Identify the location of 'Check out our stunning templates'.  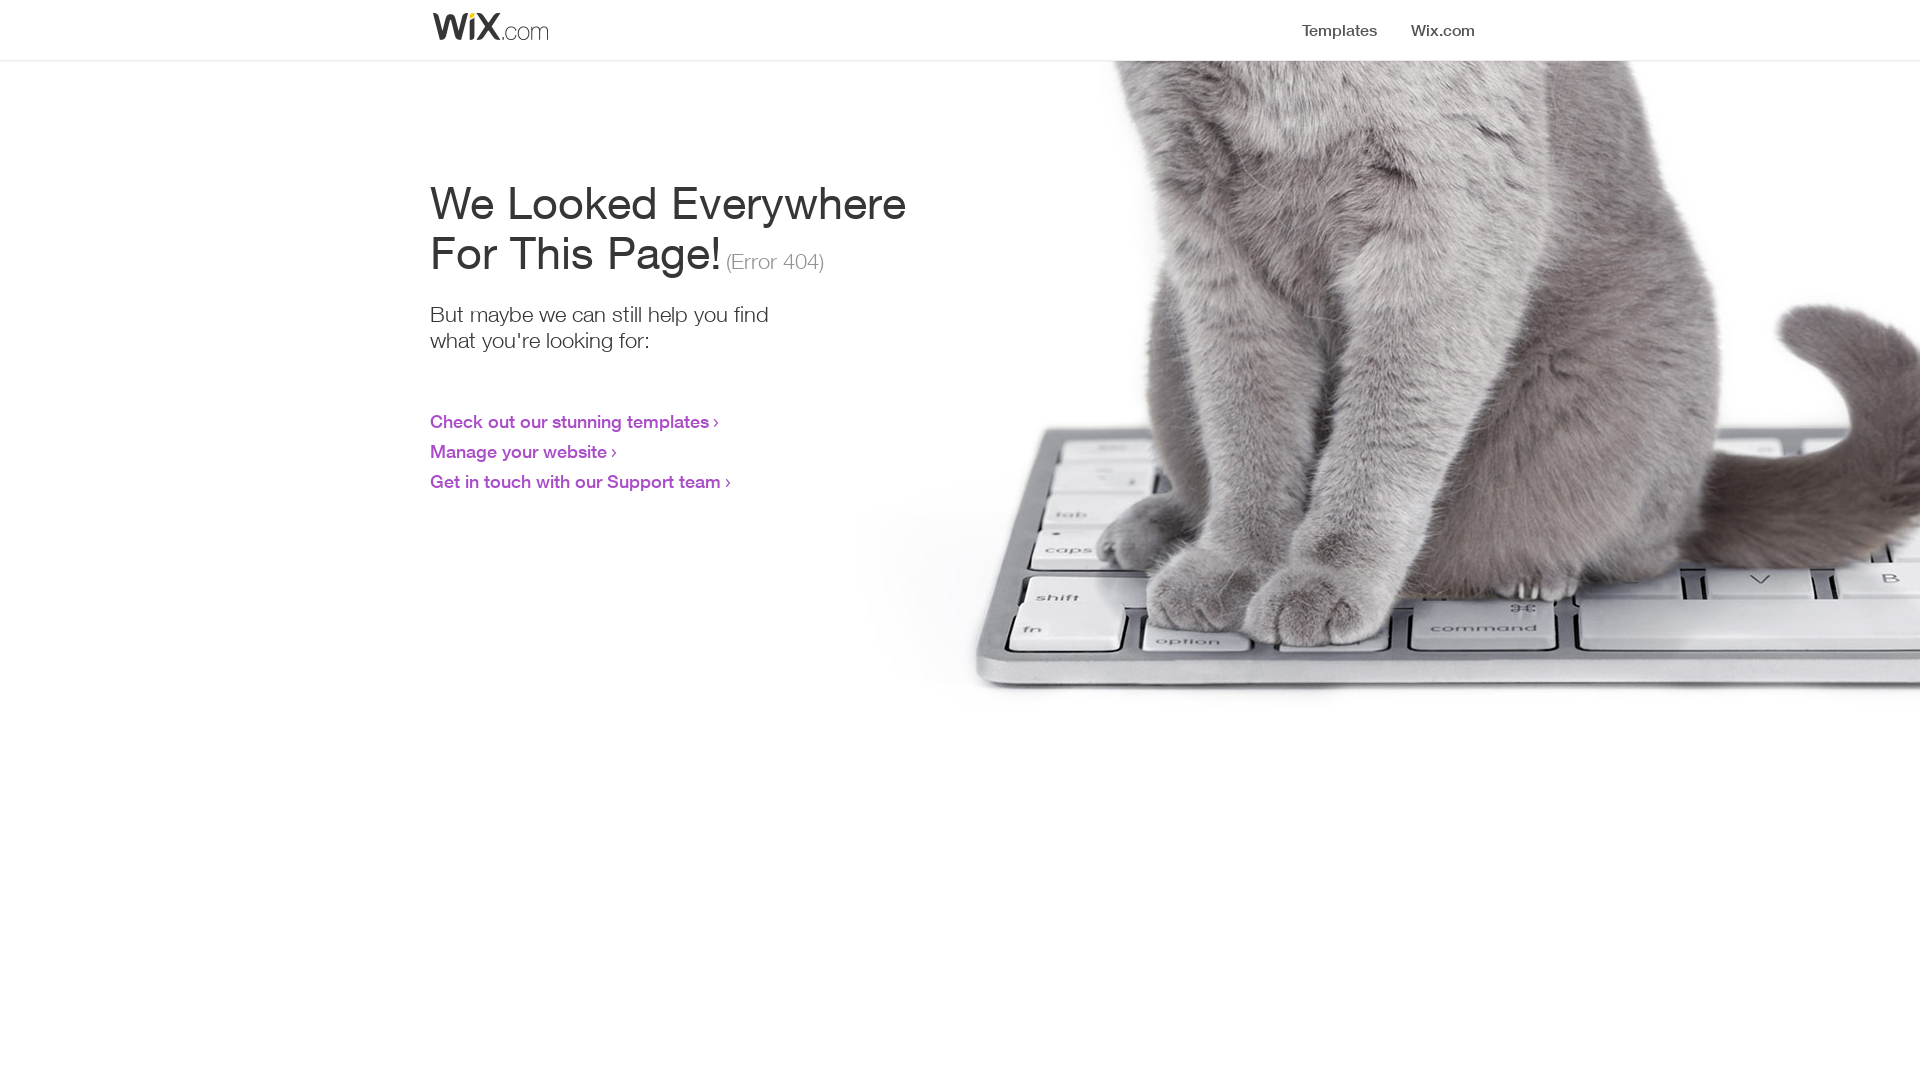
(568, 419).